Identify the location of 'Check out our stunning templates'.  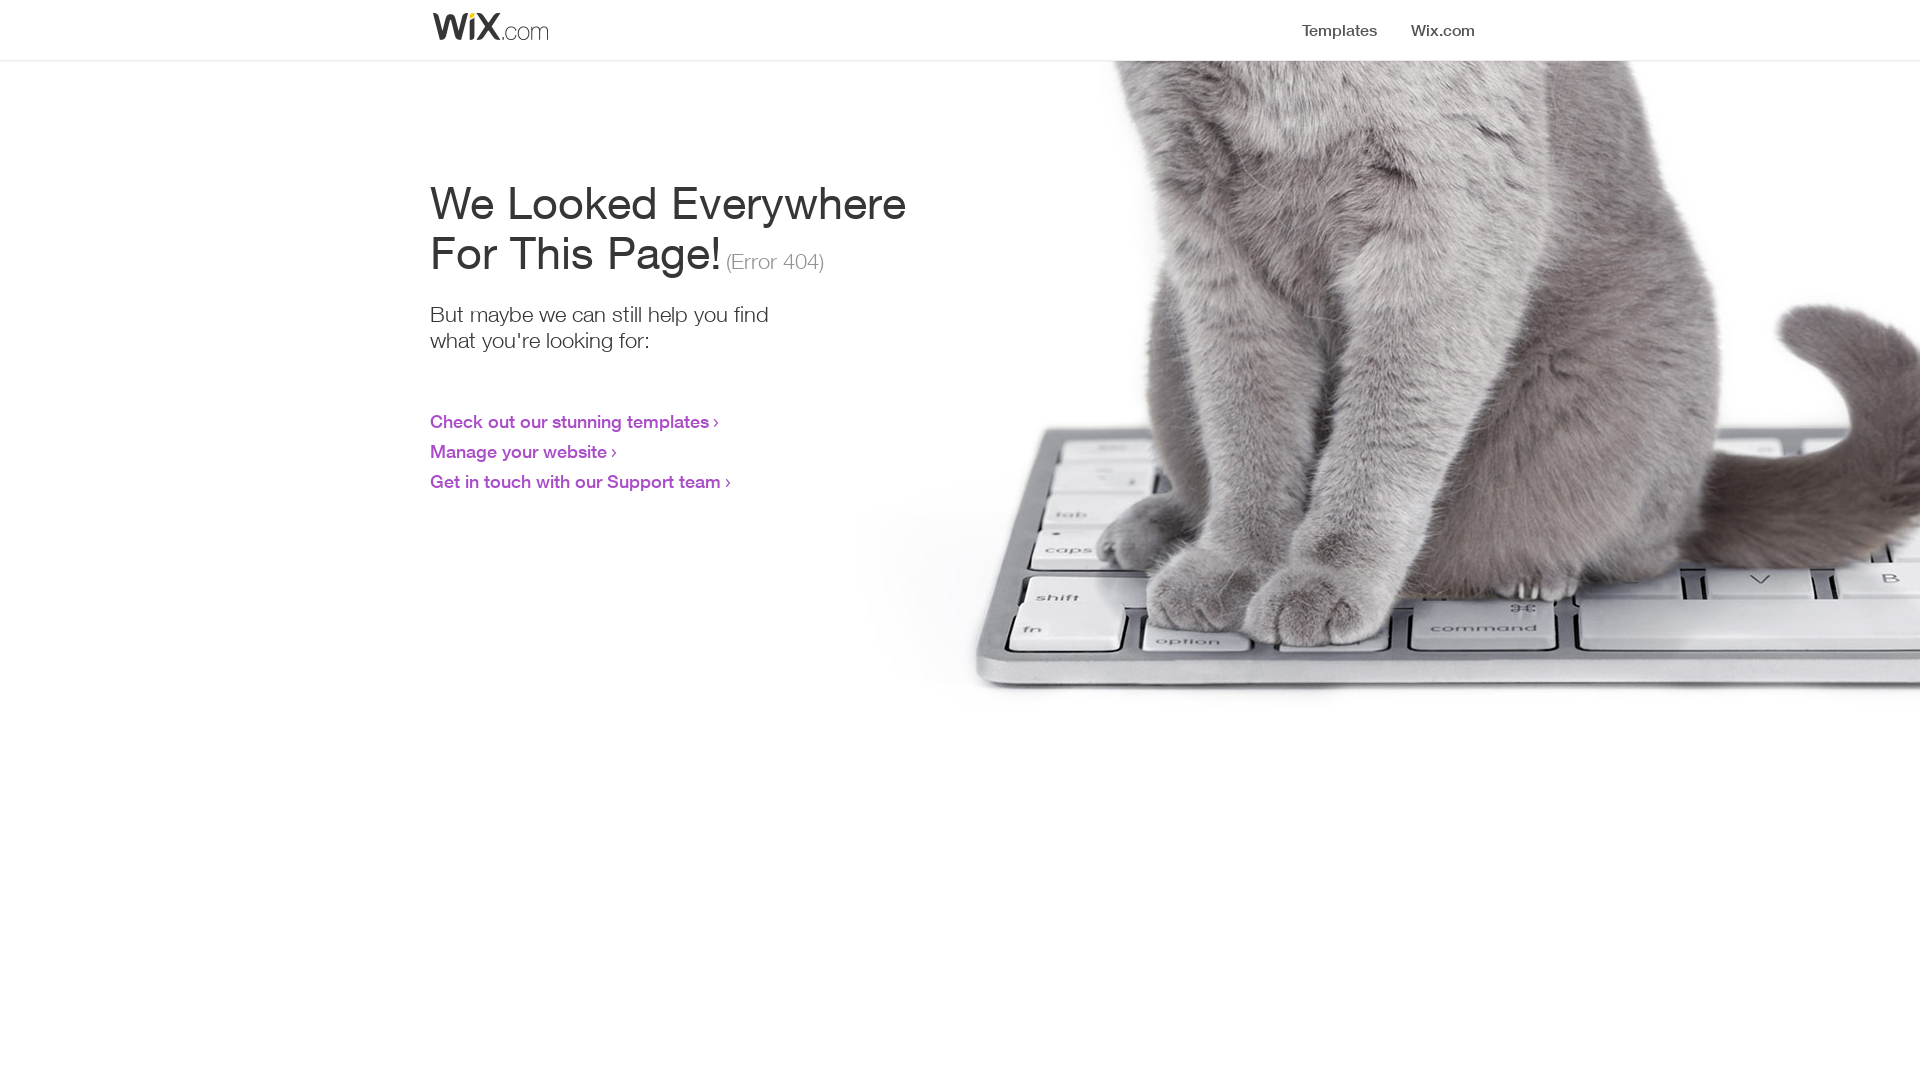
(568, 419).